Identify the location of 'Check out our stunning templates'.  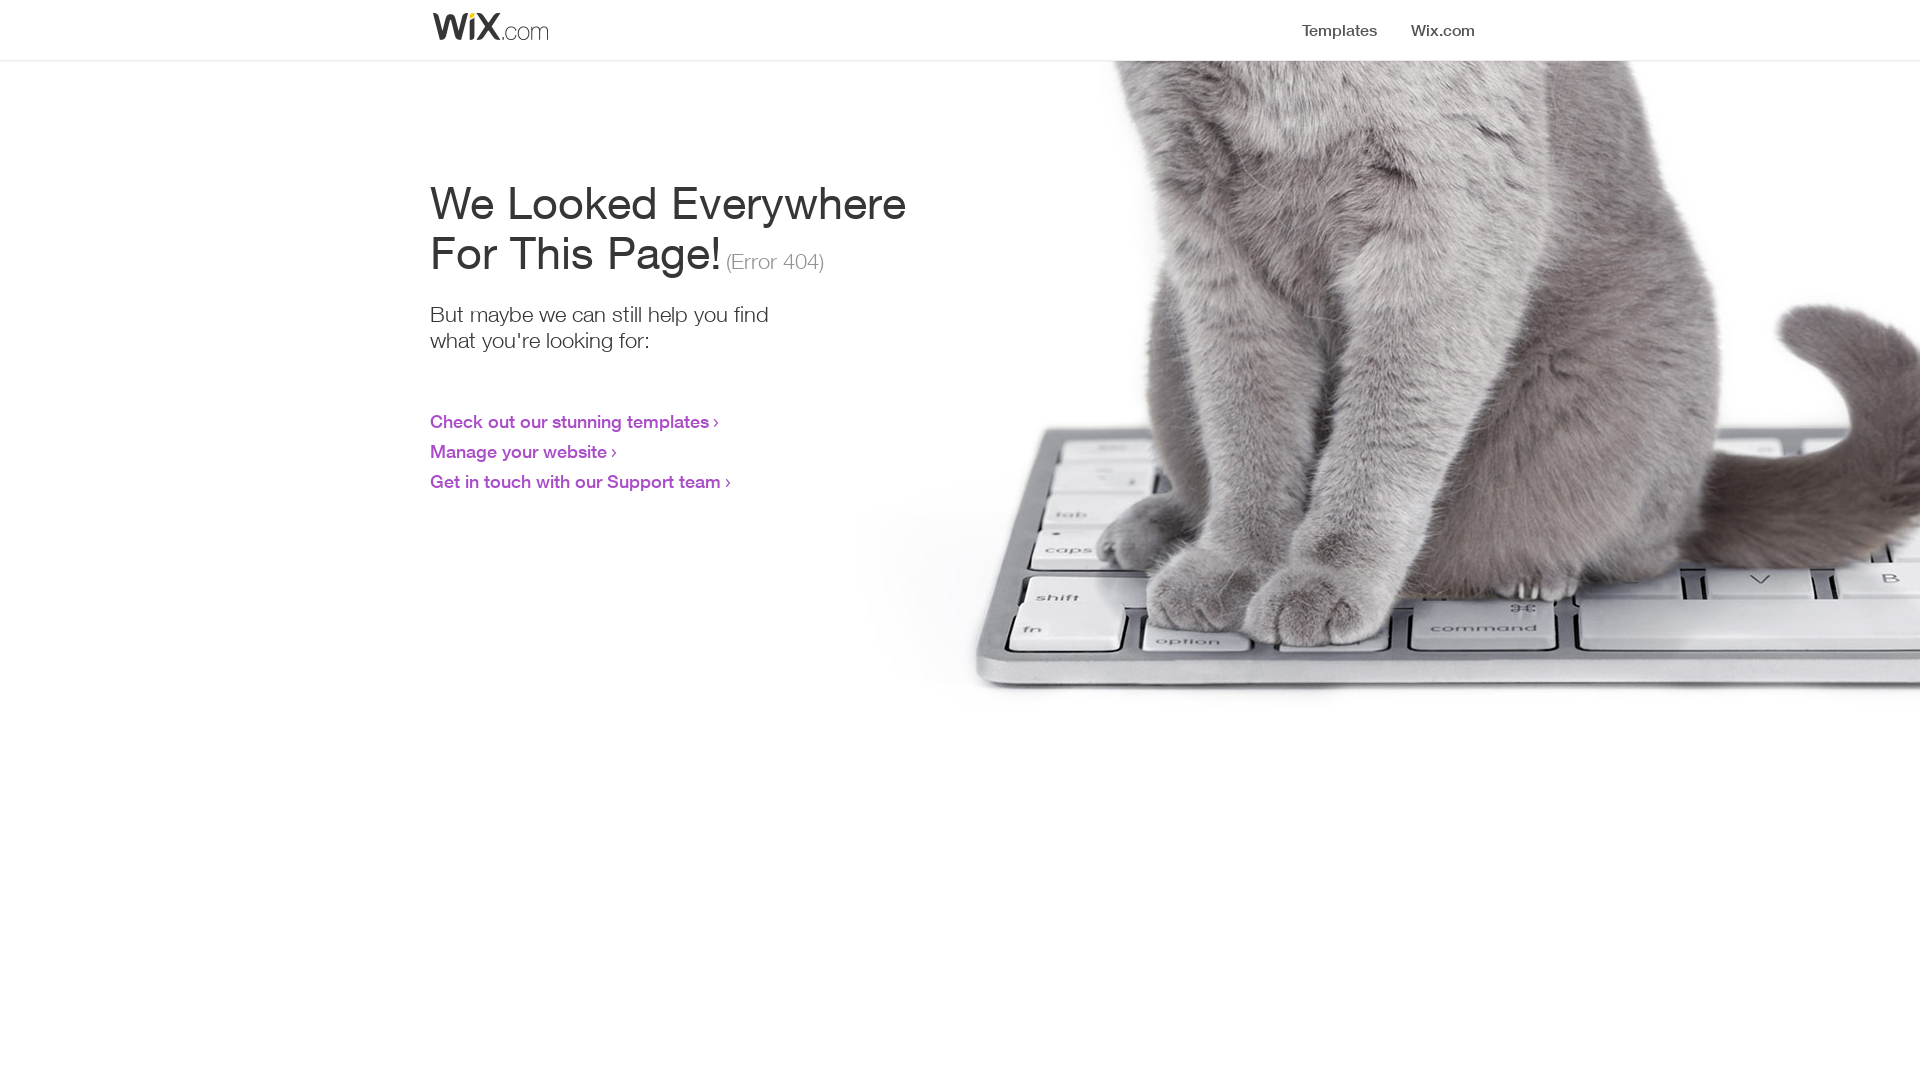
(568, 419).